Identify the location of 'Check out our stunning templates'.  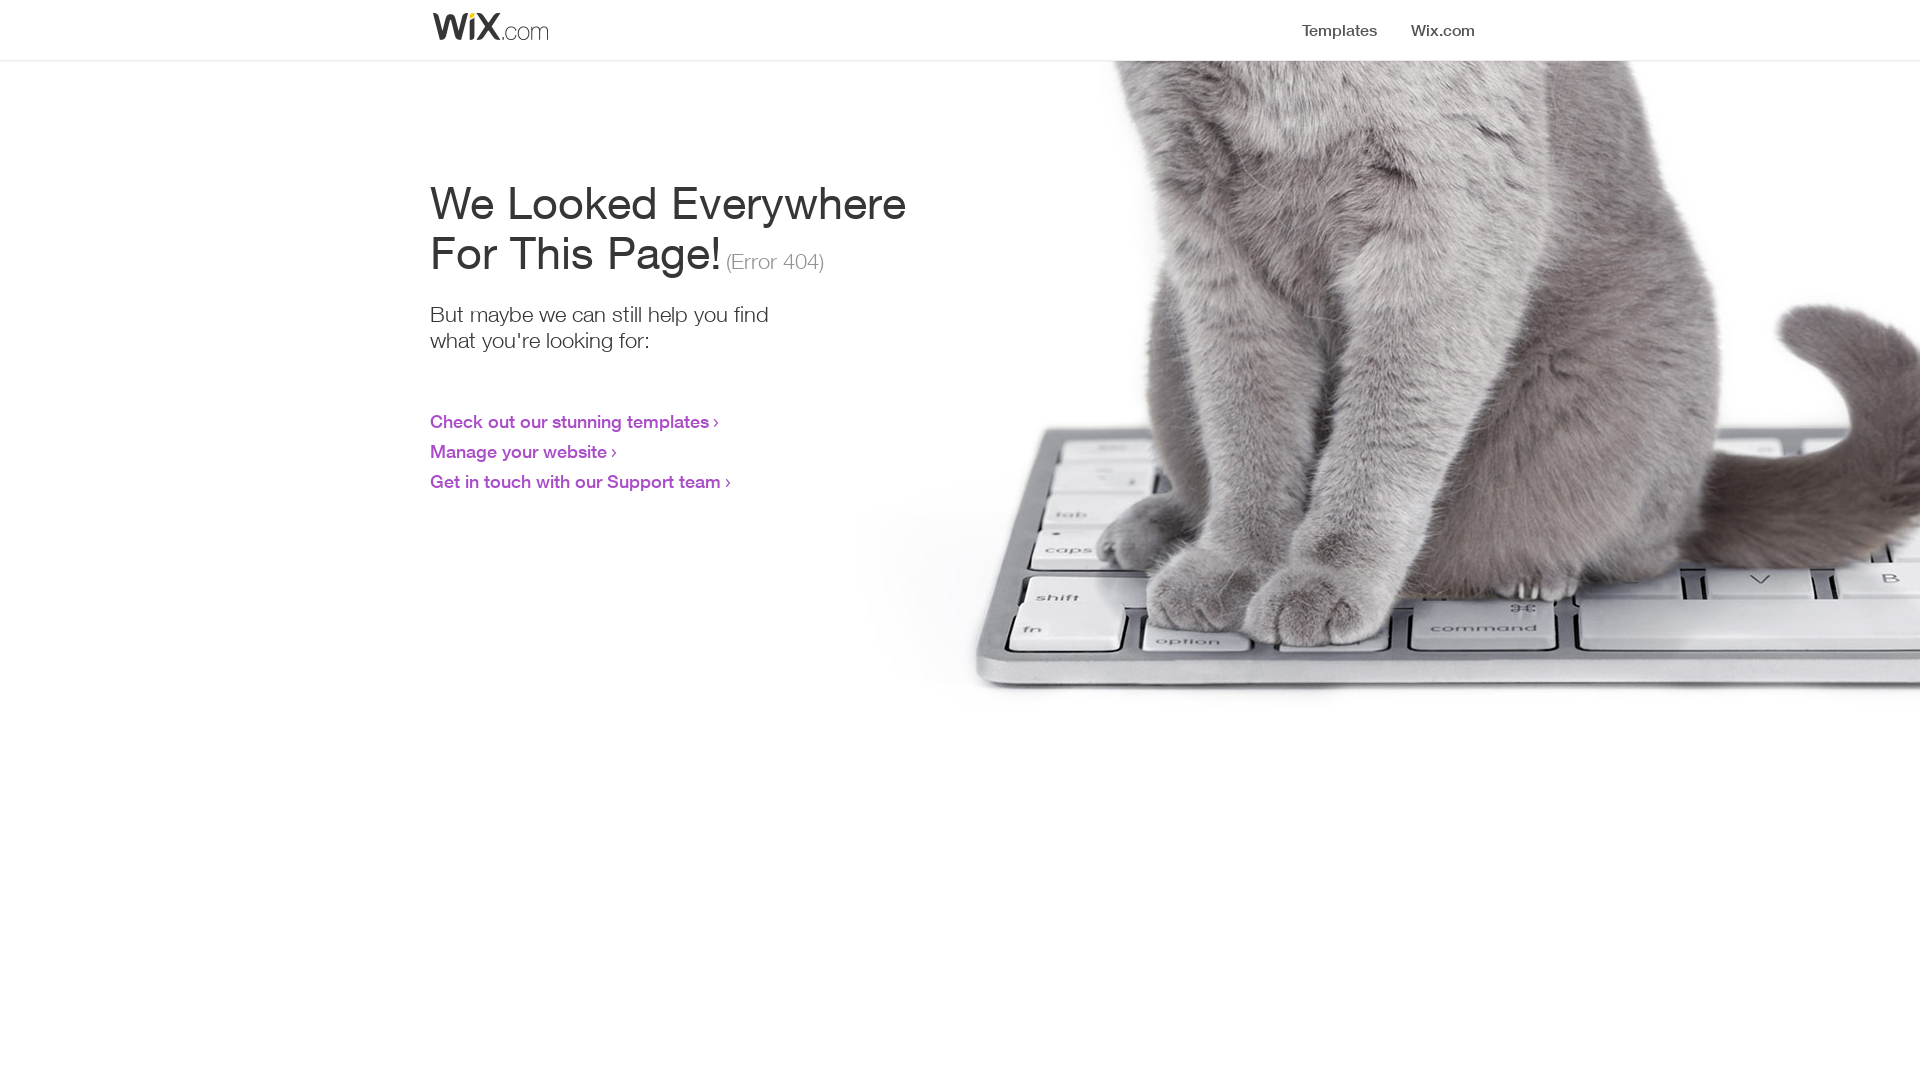
(568, 419).